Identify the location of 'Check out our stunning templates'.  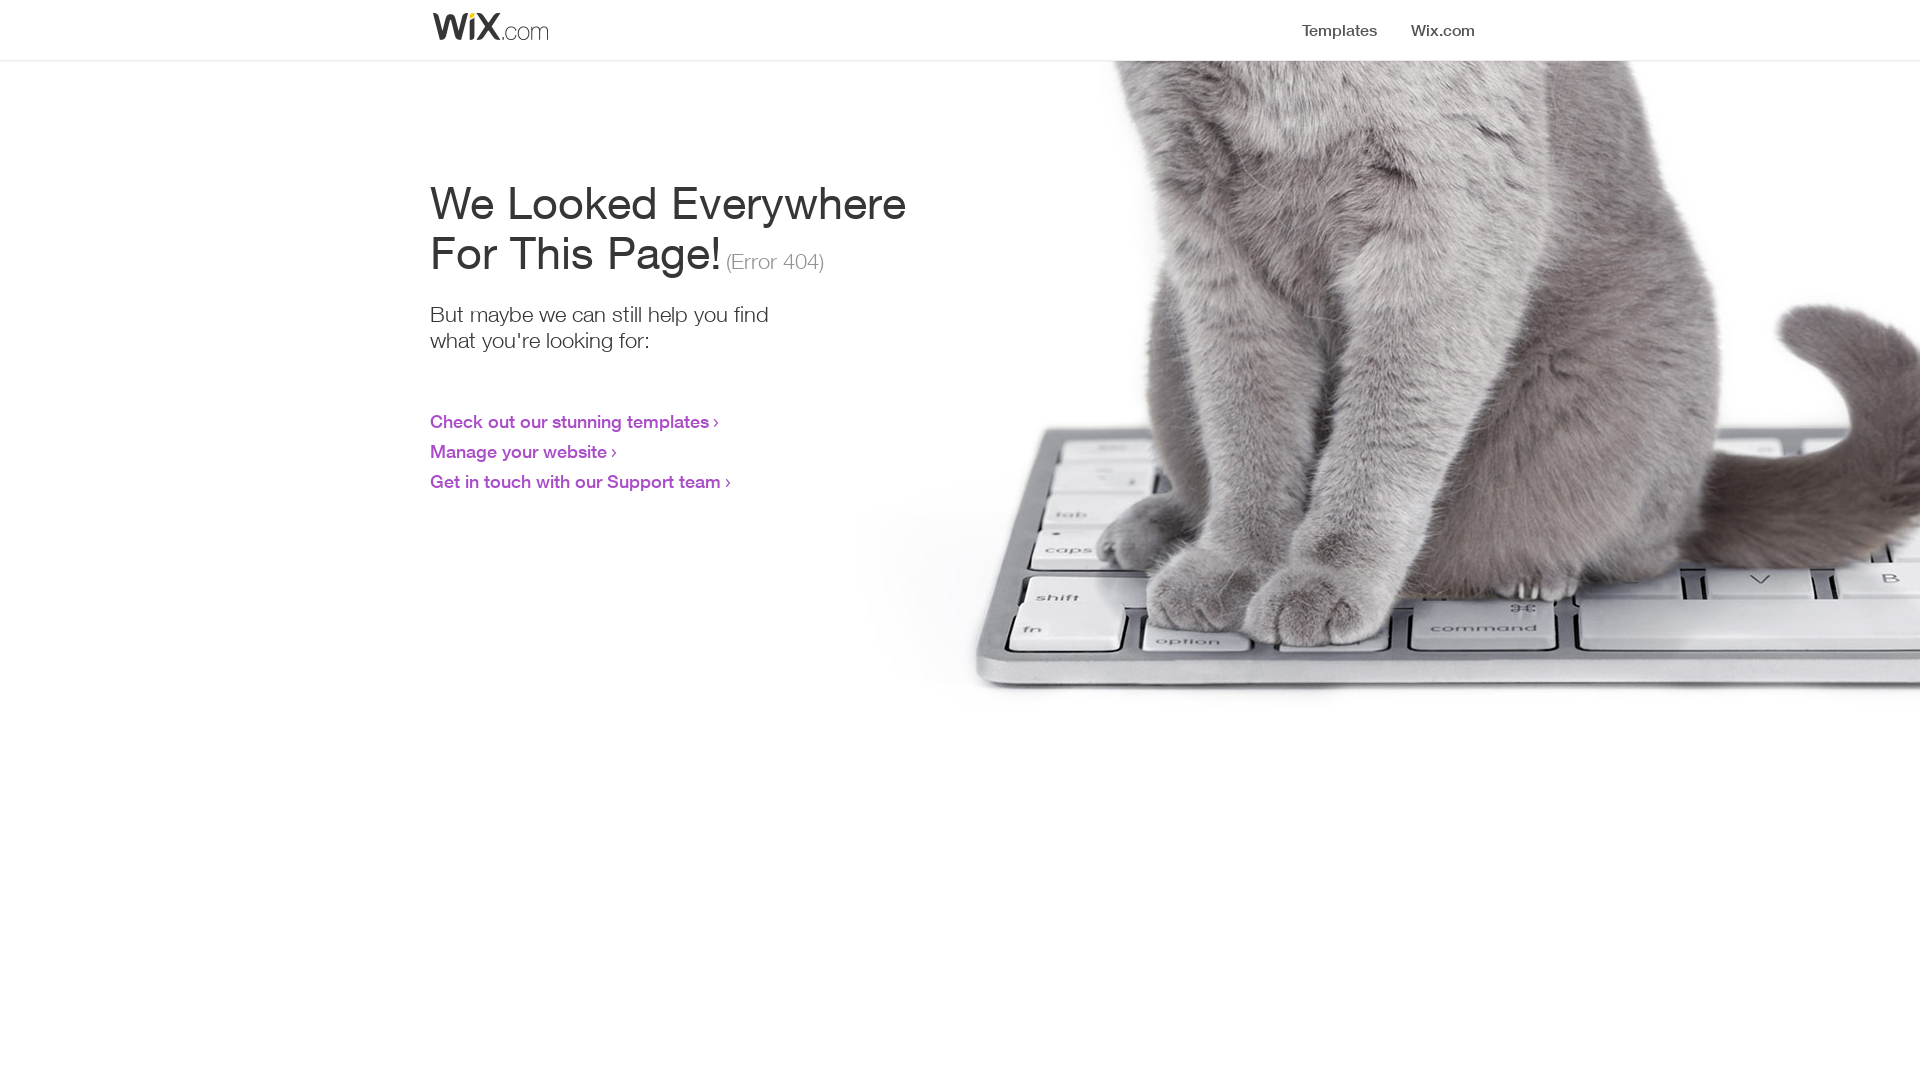
(568, 419).